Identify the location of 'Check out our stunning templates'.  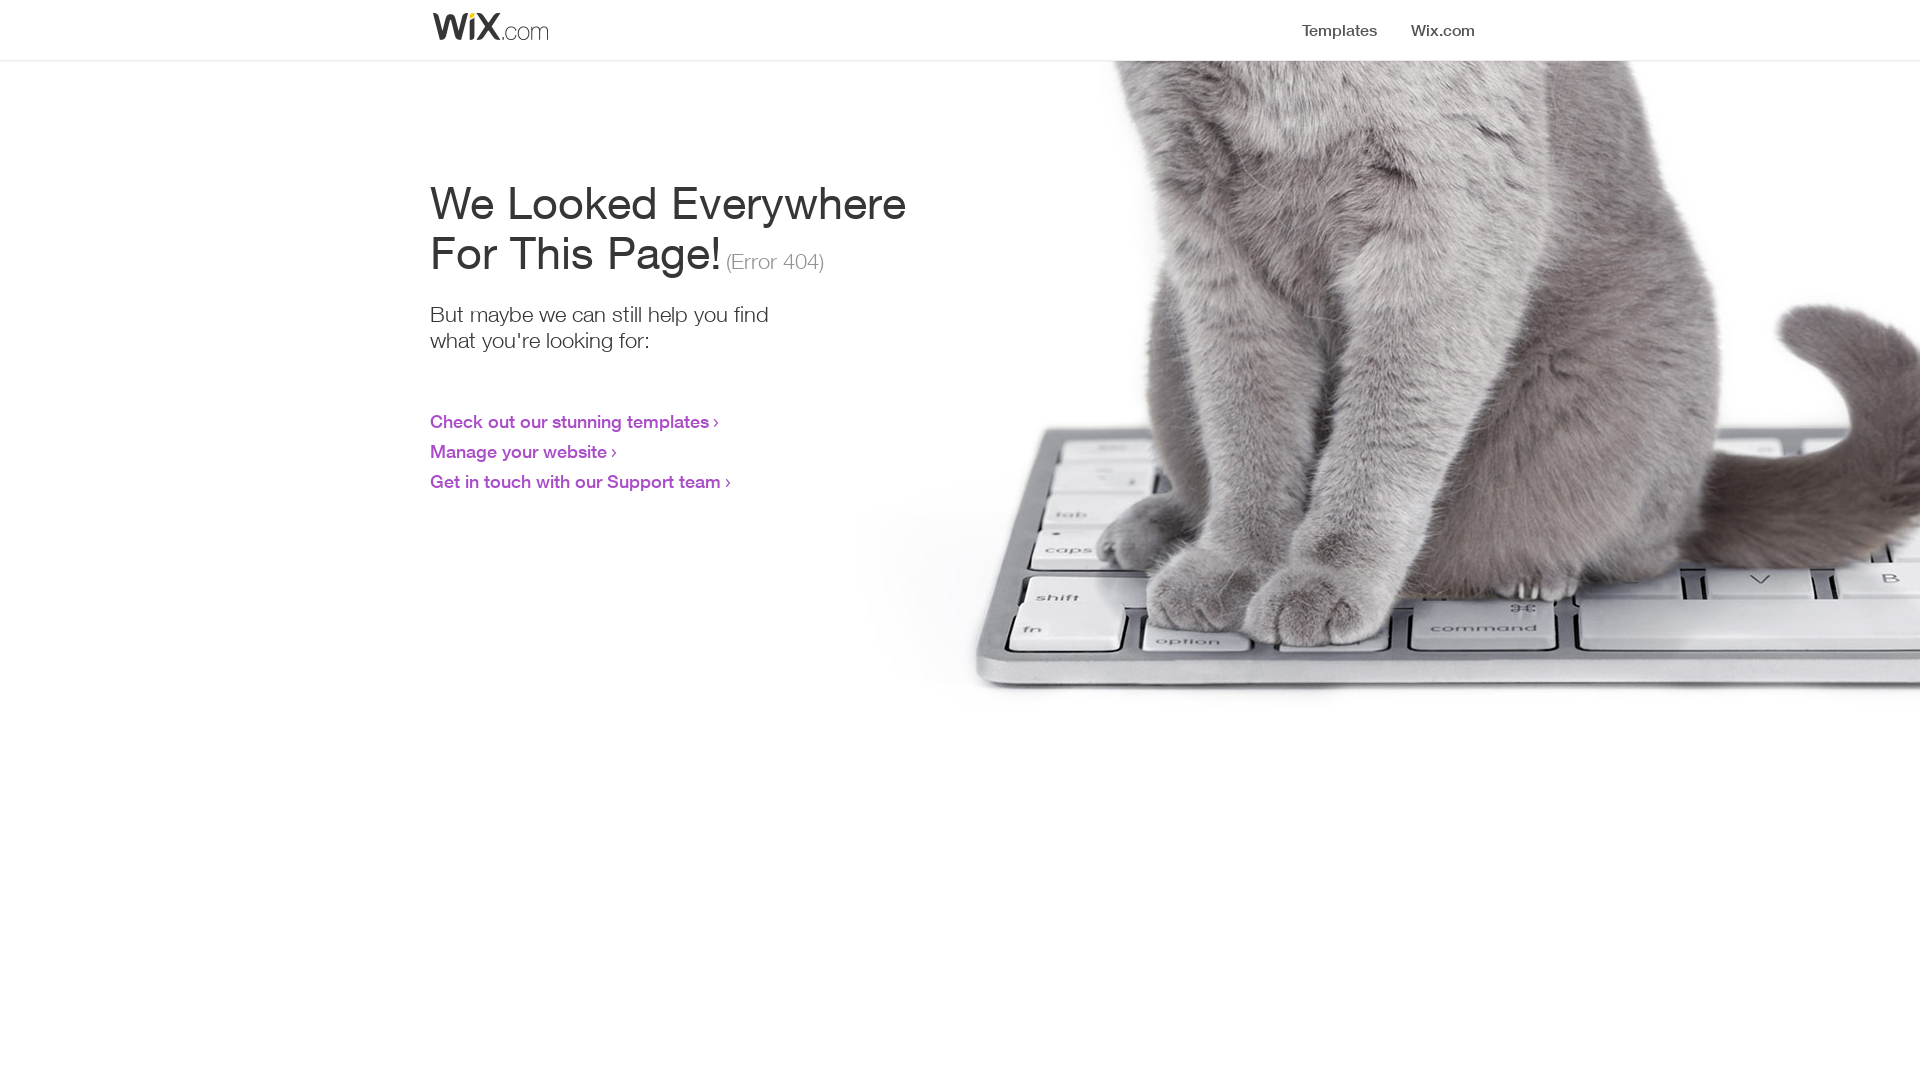
(568, 419).